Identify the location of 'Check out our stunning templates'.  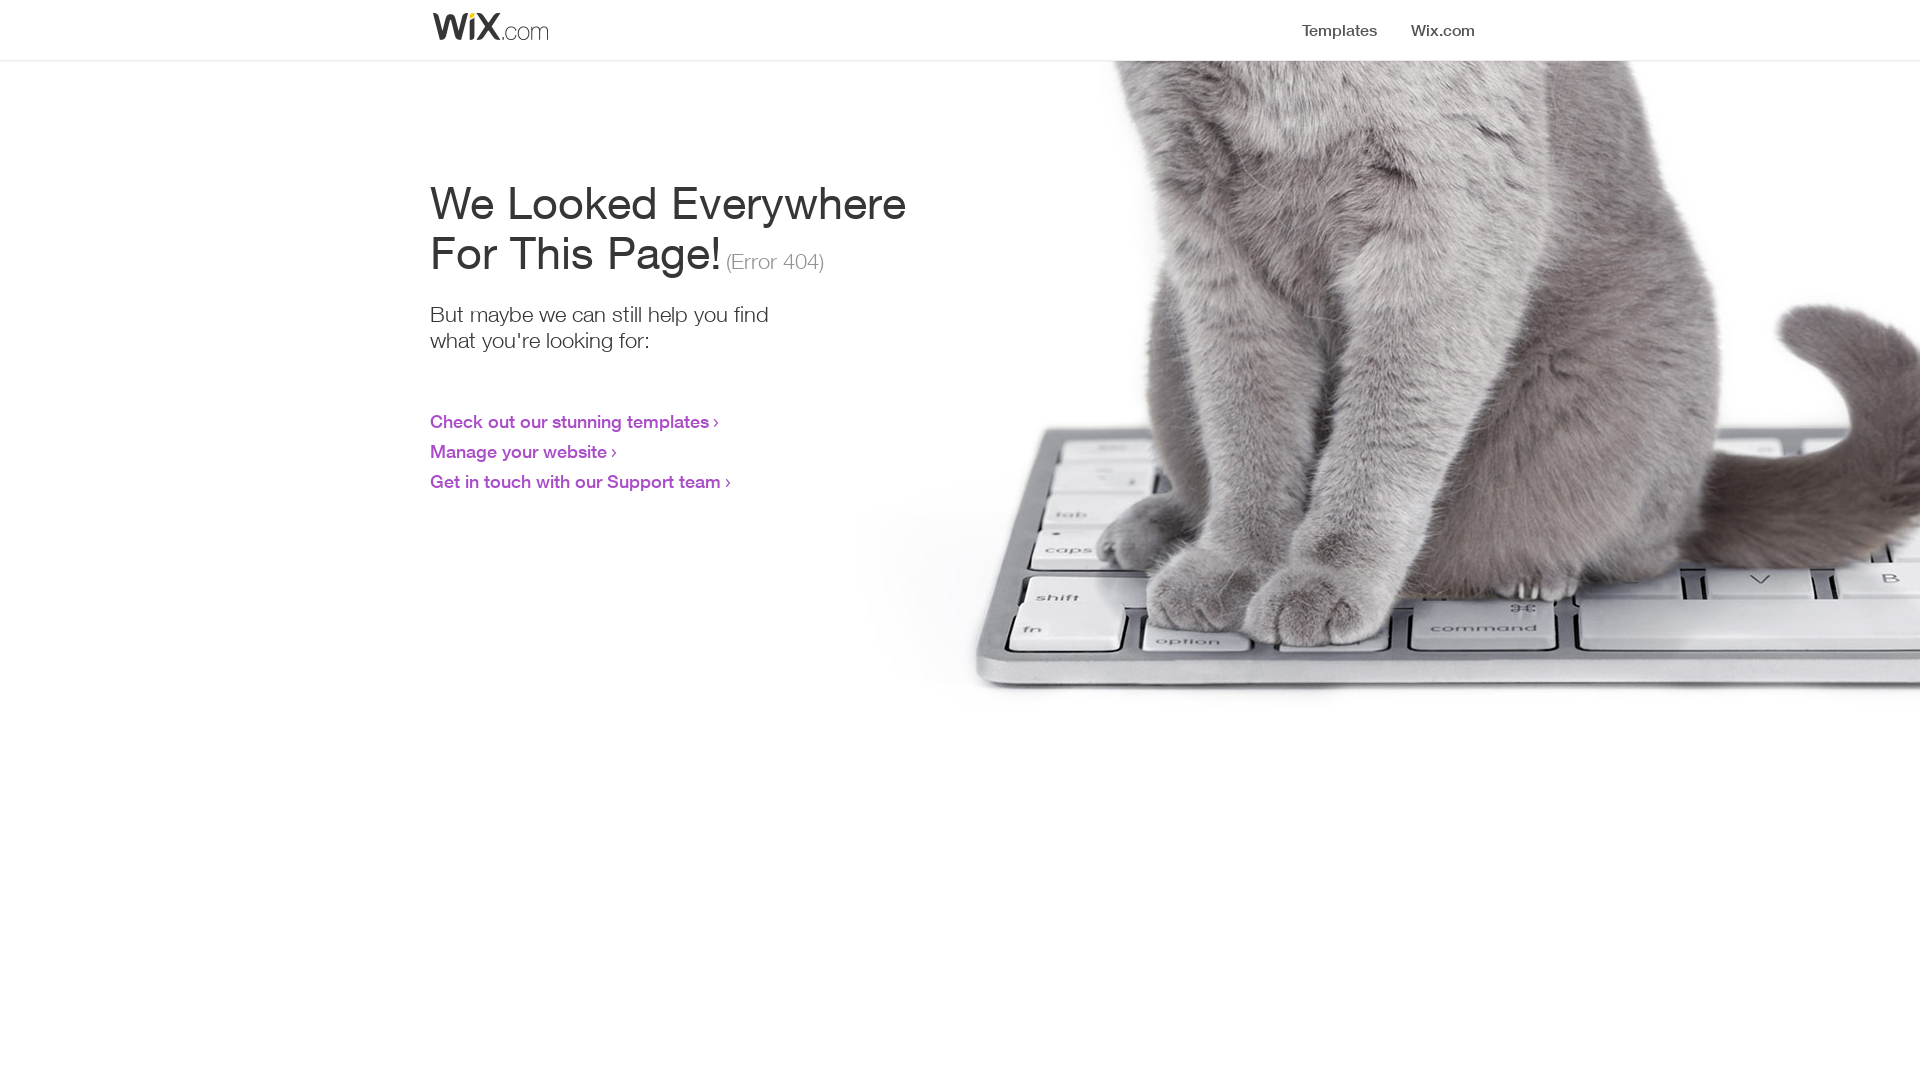
(568, 419).